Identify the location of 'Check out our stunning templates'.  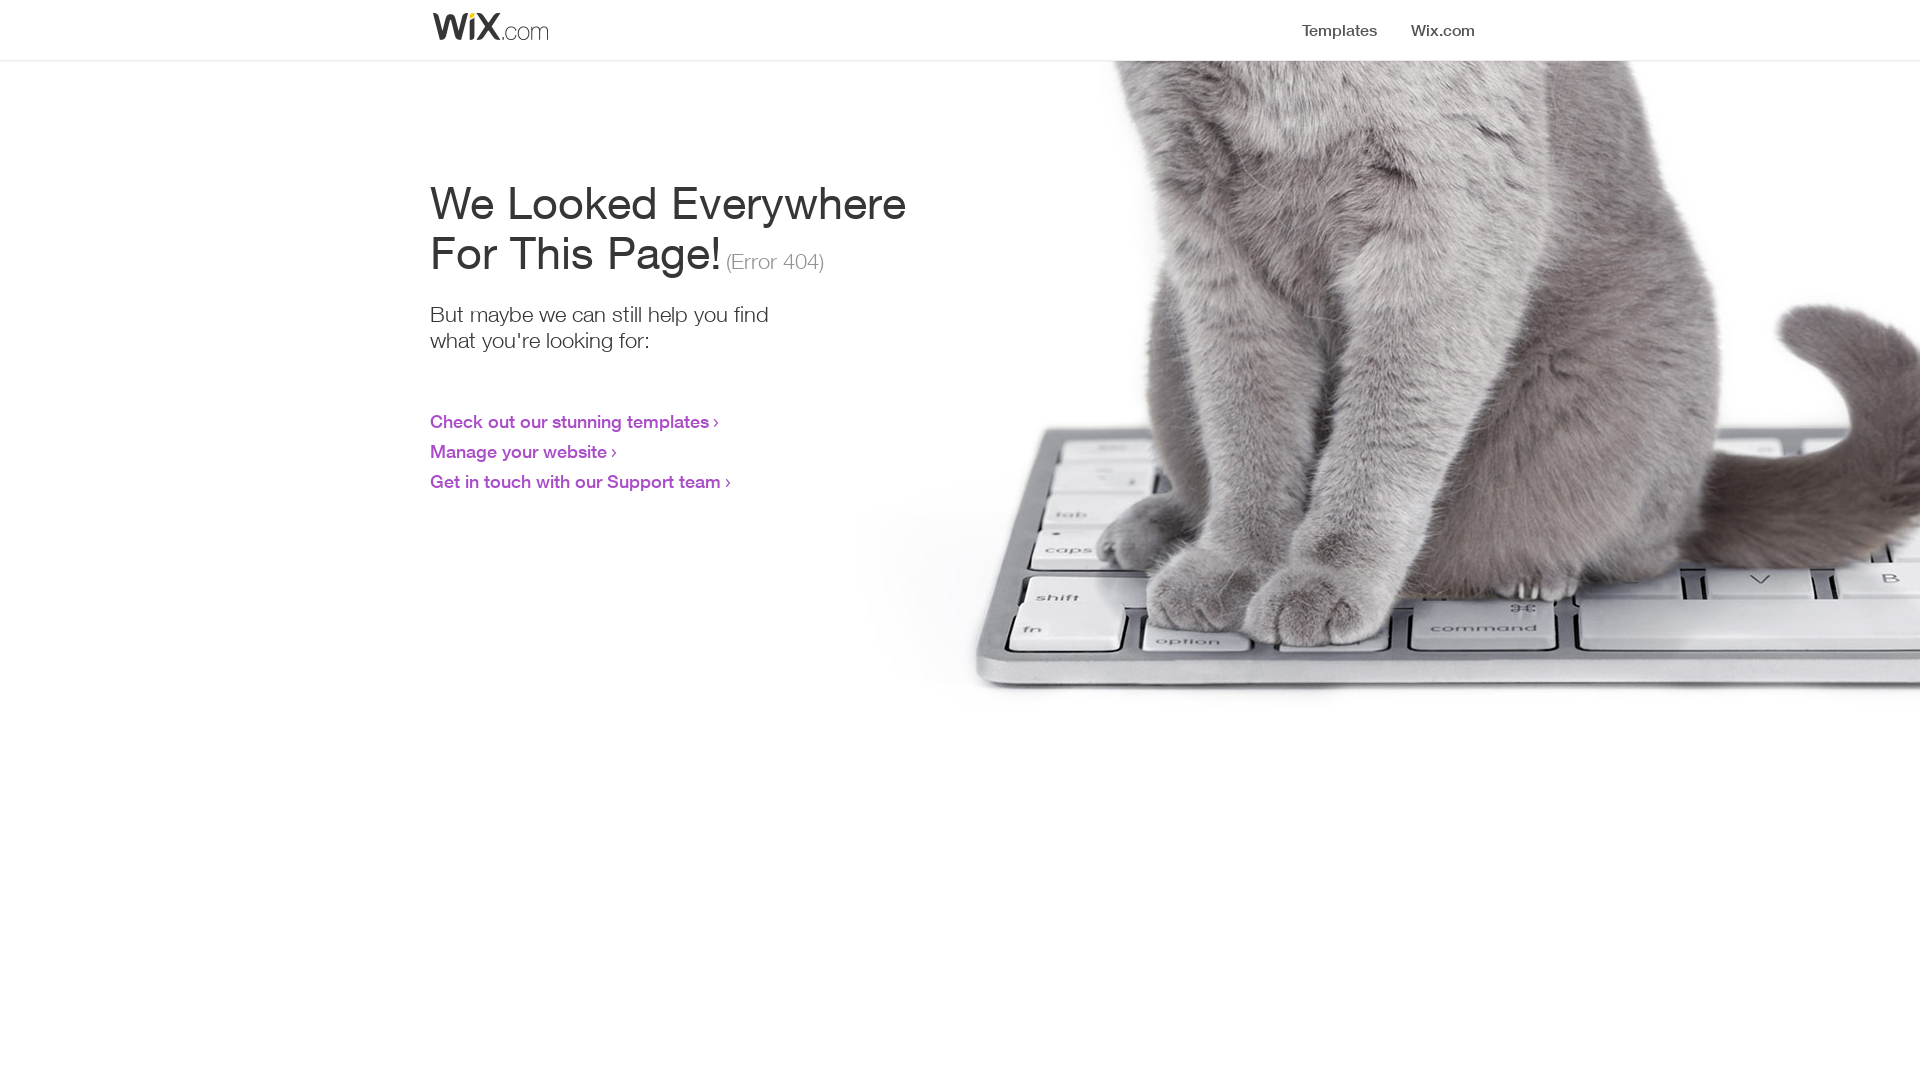
(568, 419).